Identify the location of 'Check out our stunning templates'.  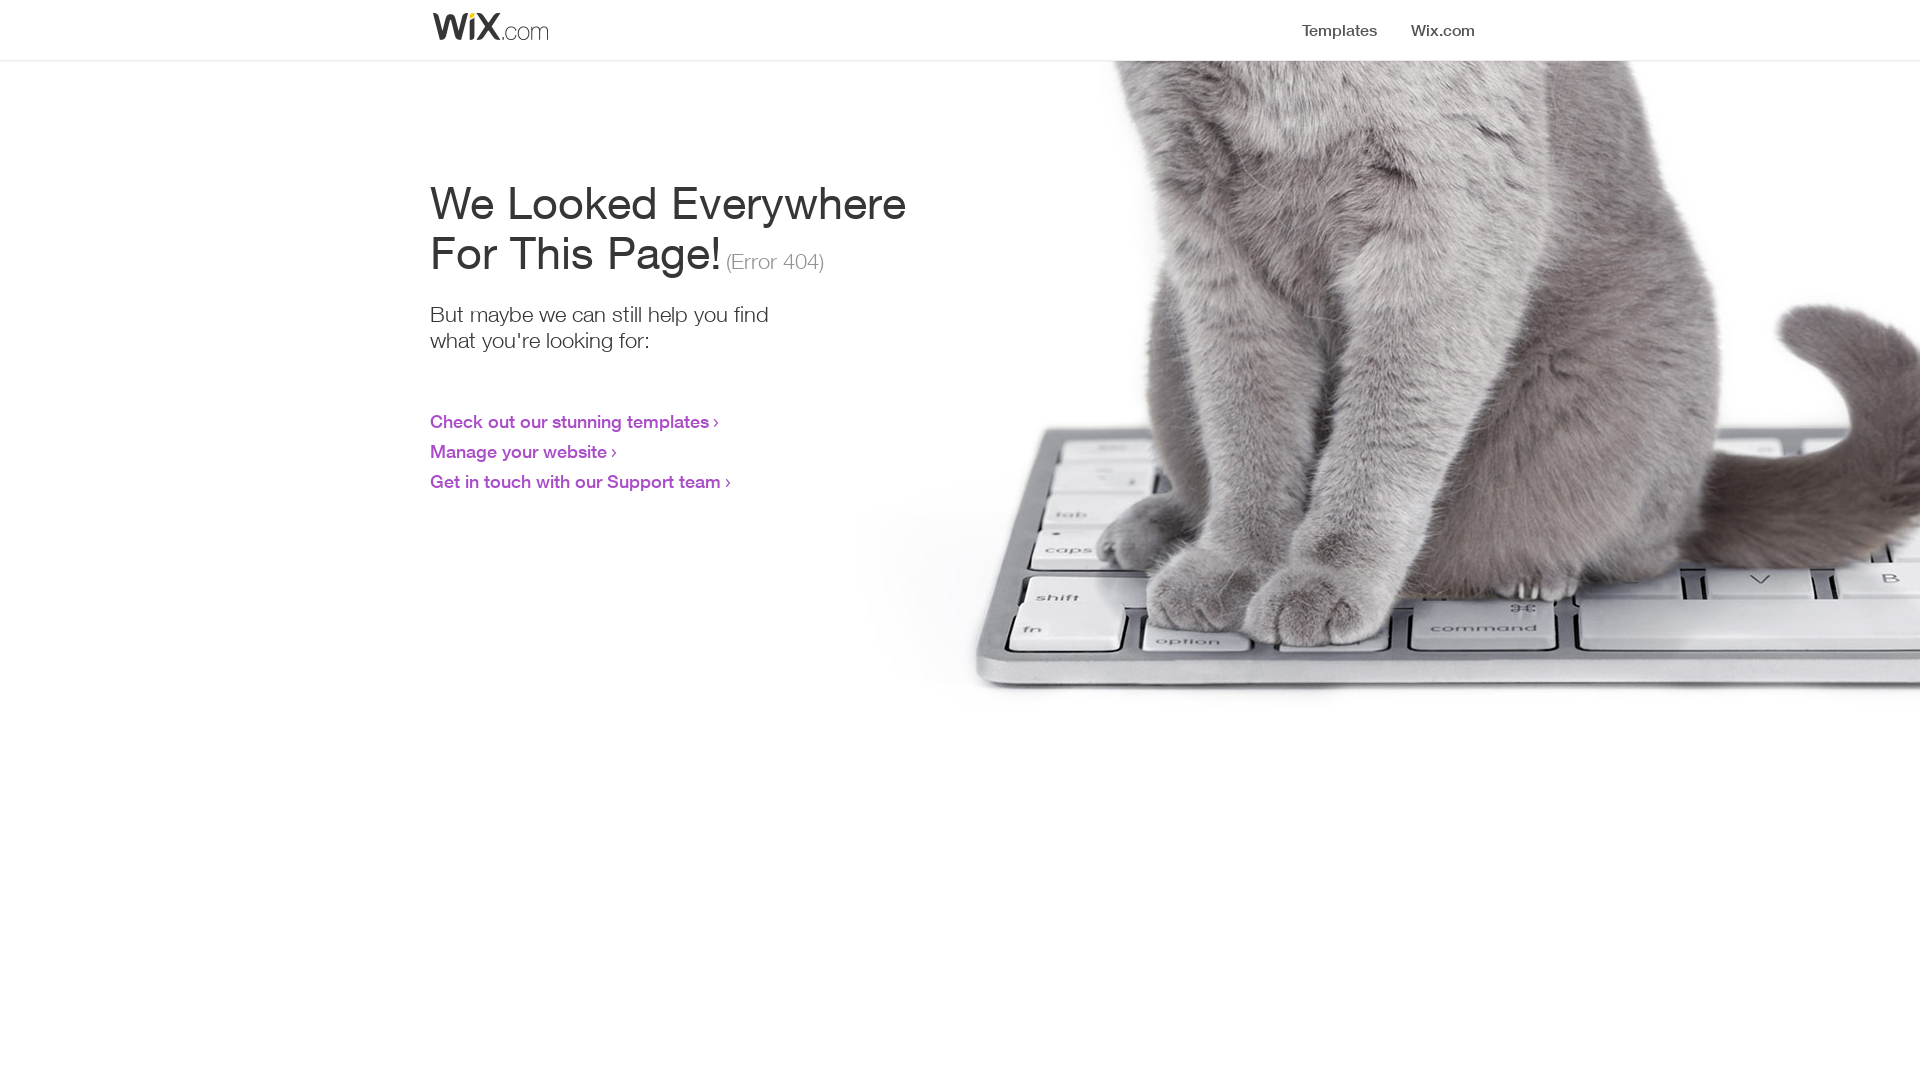
(568, 419).